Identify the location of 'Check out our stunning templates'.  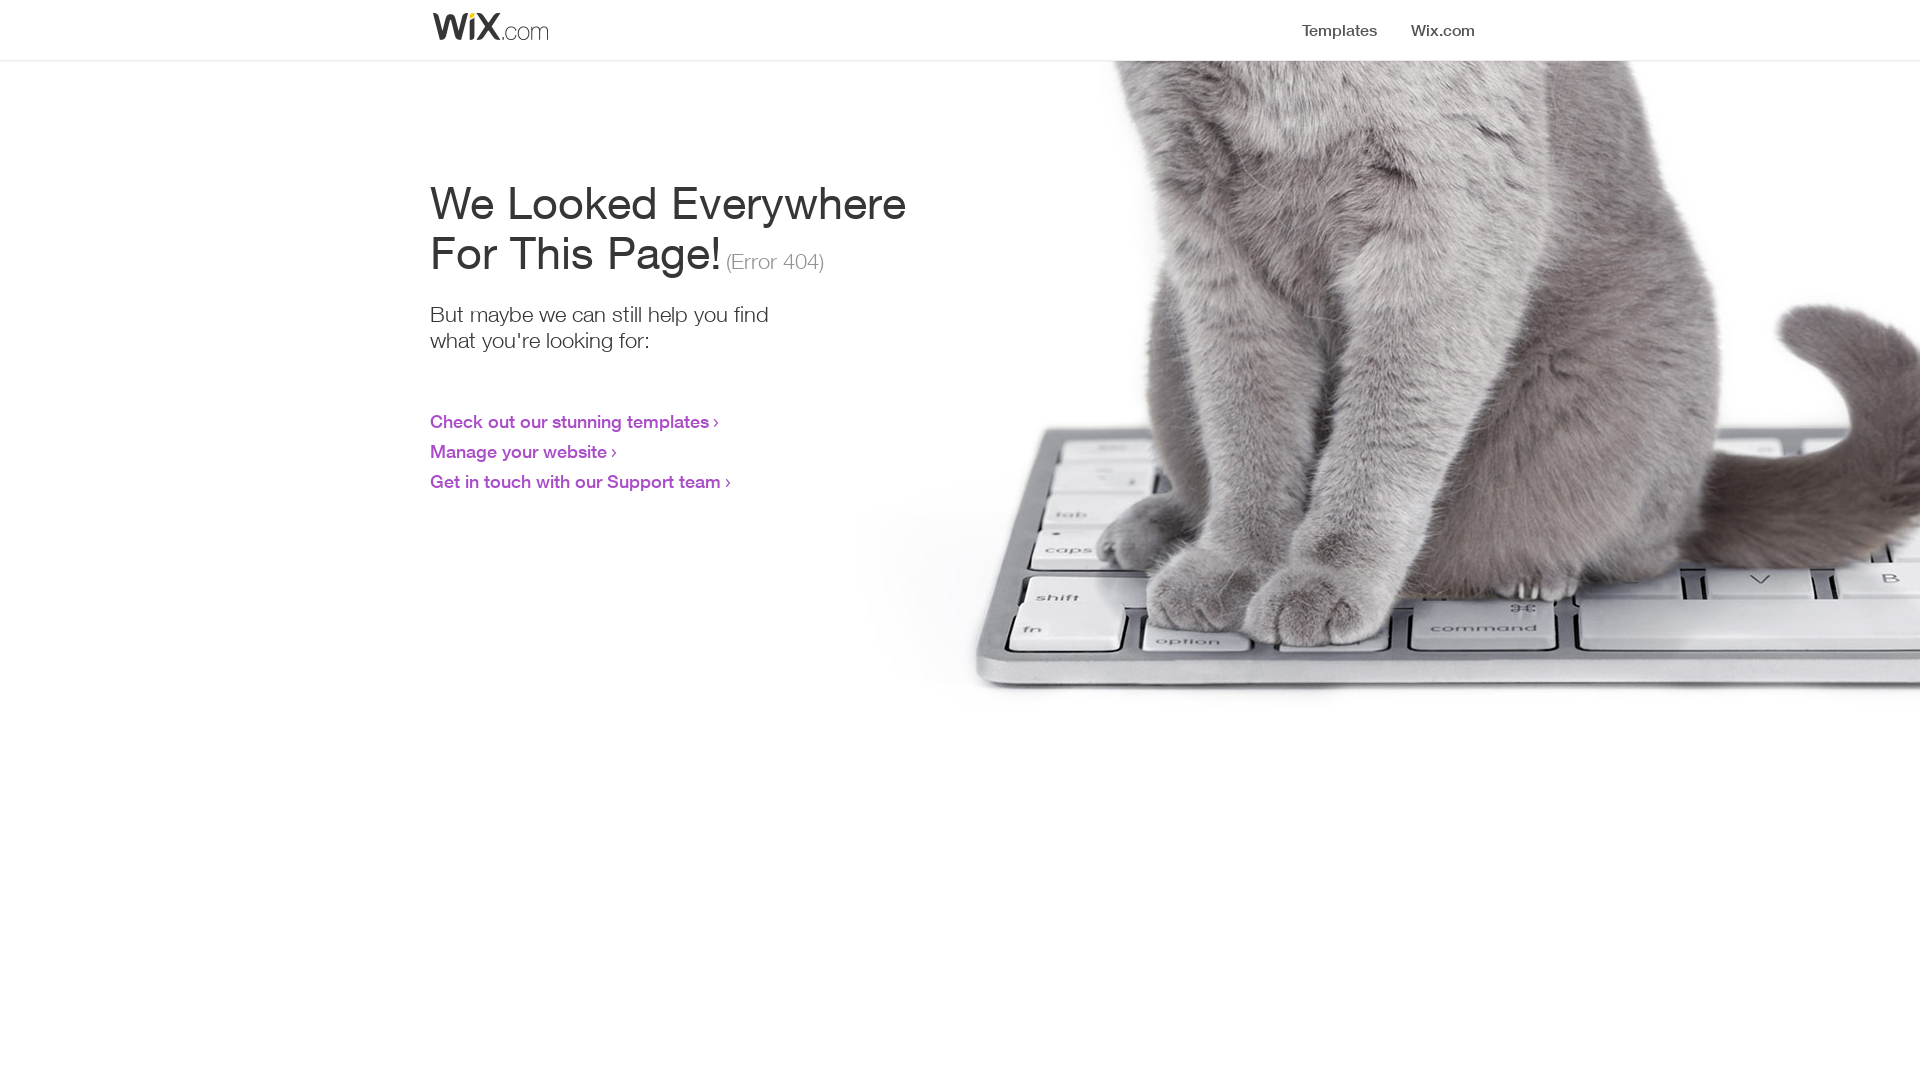
(568, 419).